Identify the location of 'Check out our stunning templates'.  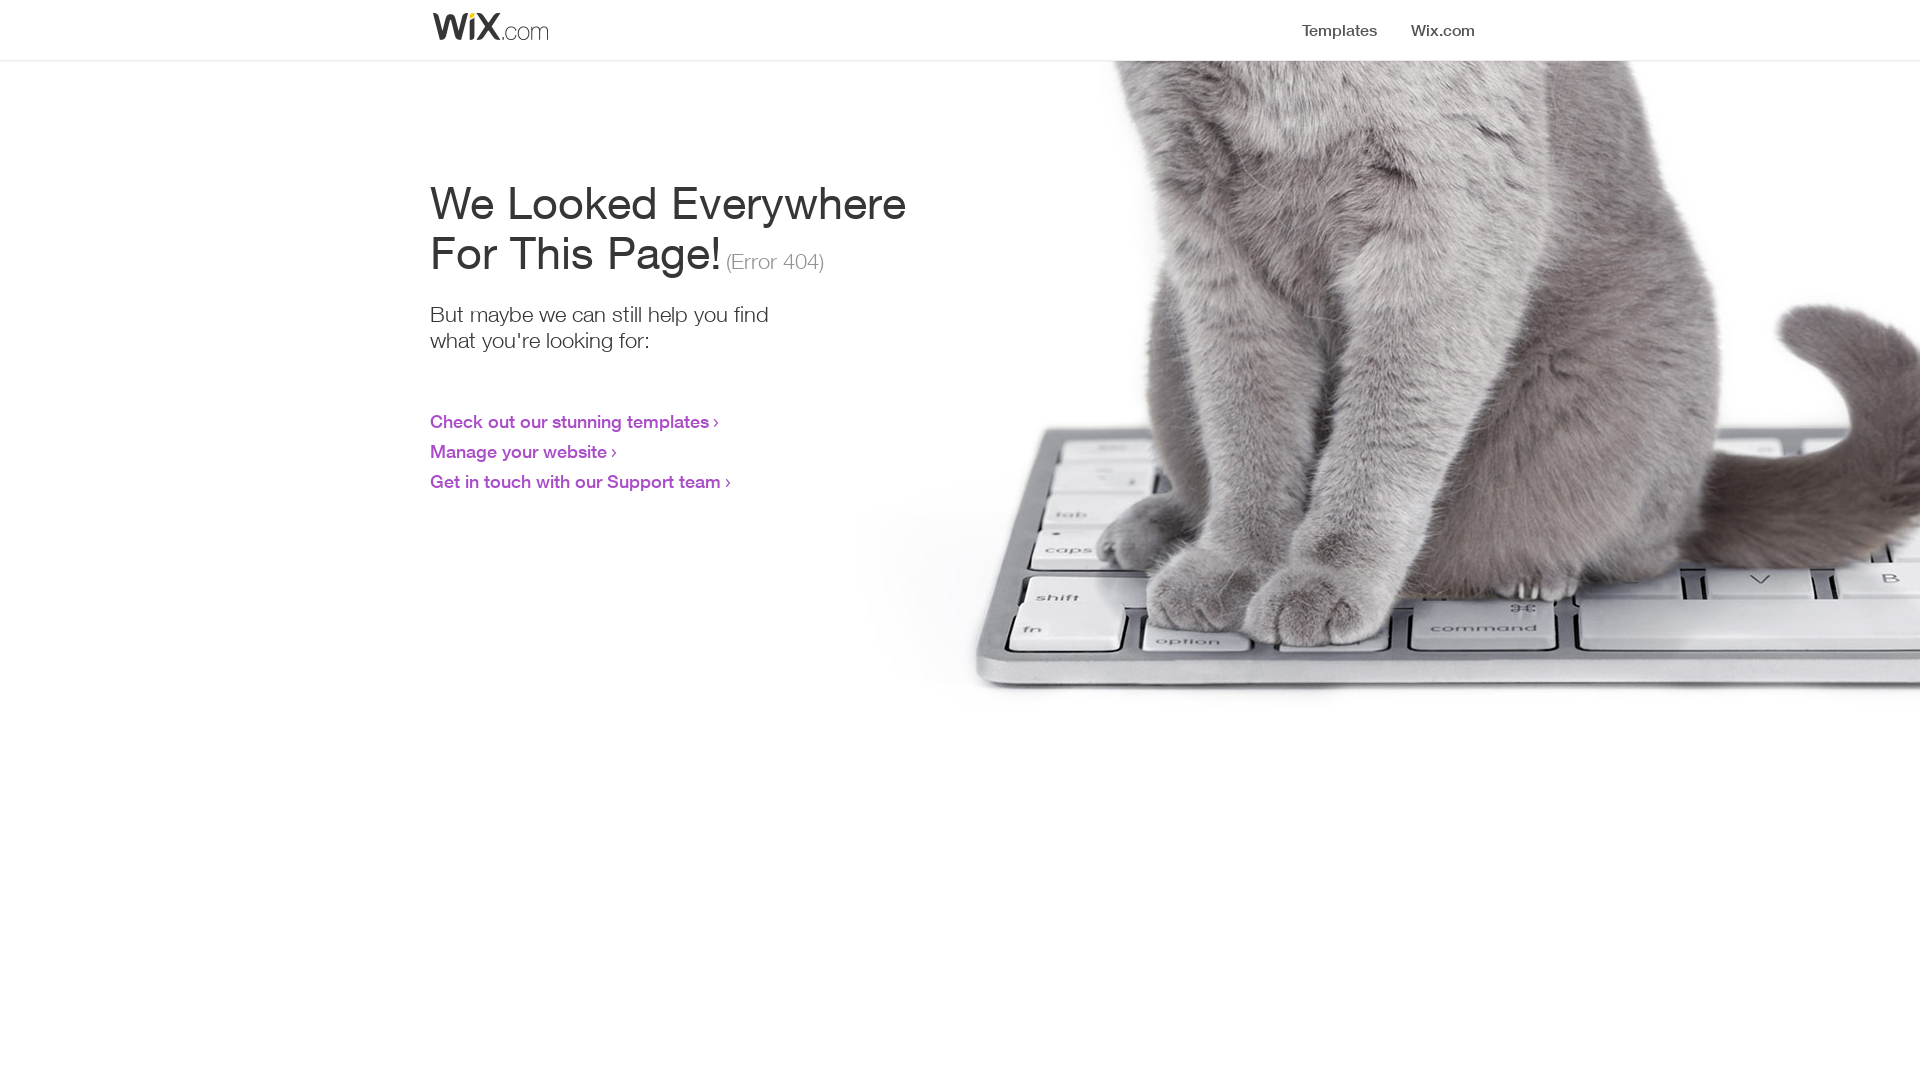
(568, 419).